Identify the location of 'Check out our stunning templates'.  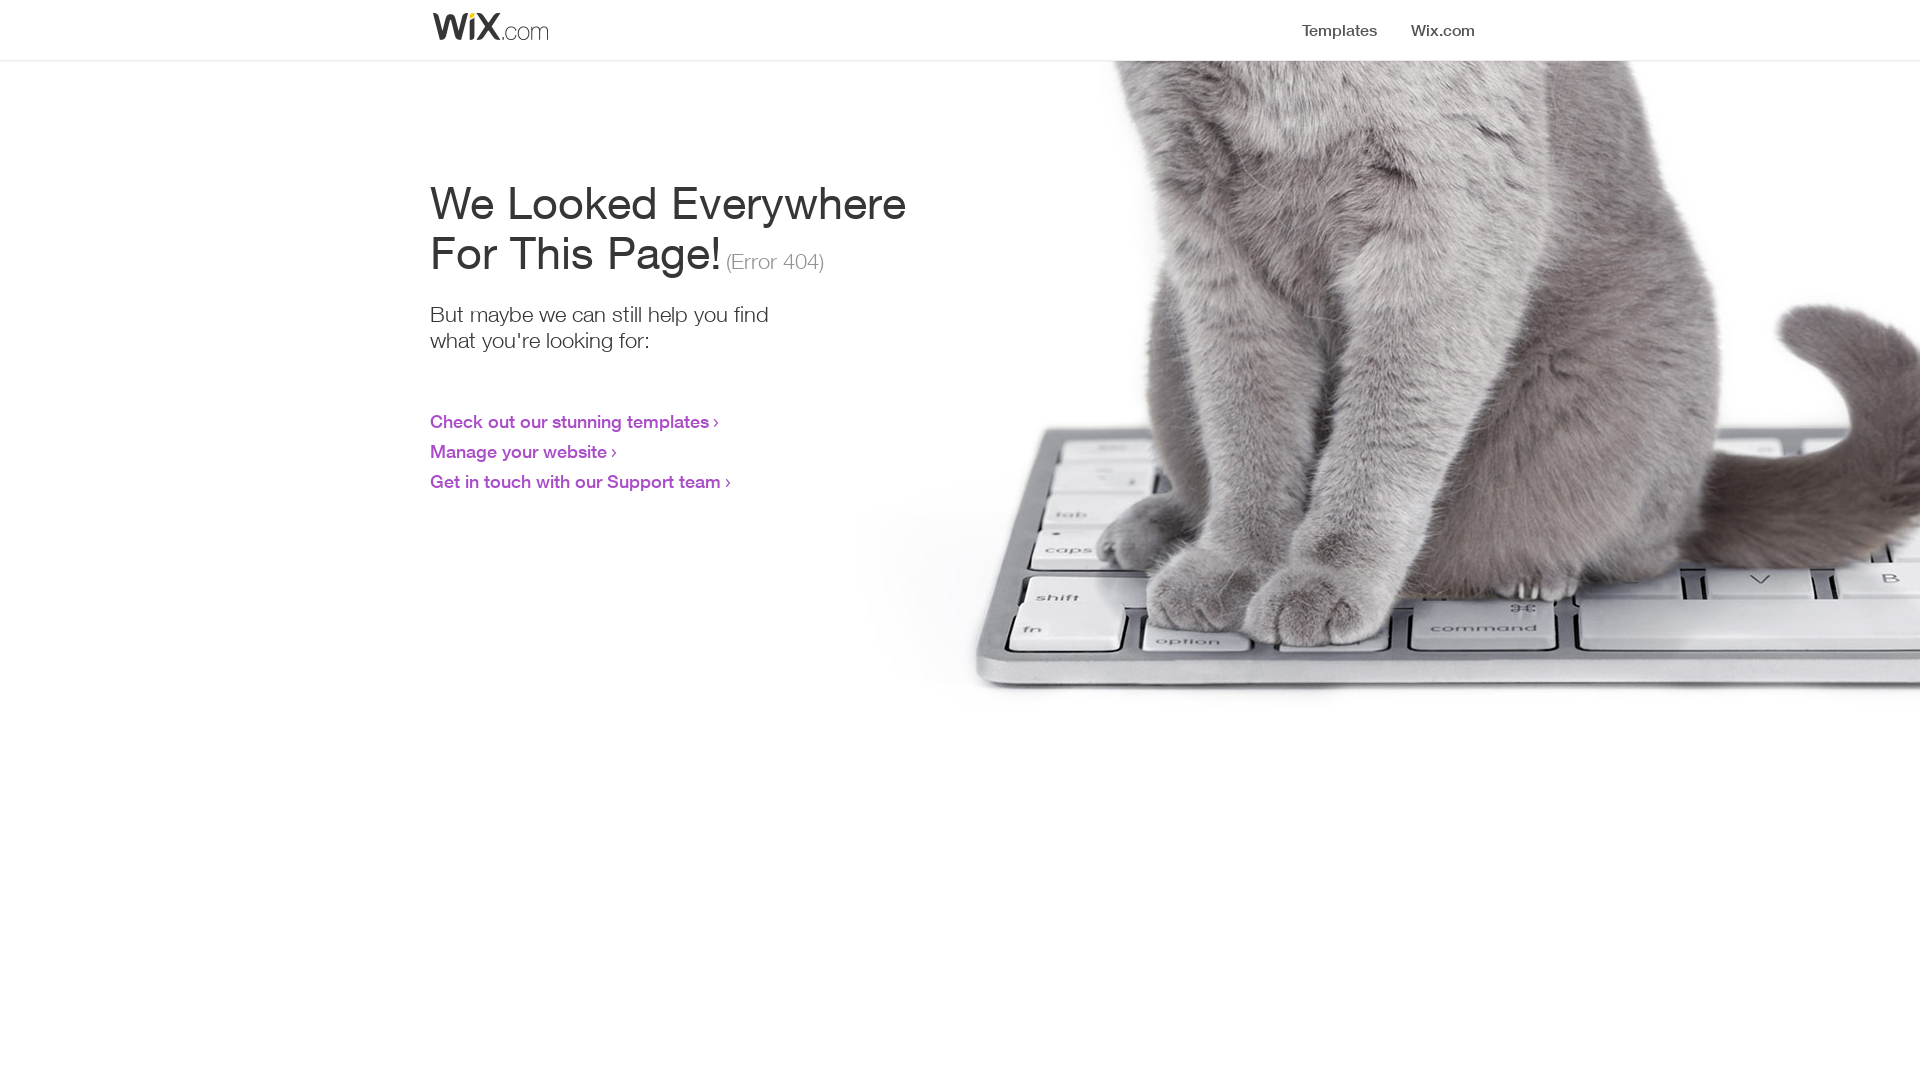
(568, 419).